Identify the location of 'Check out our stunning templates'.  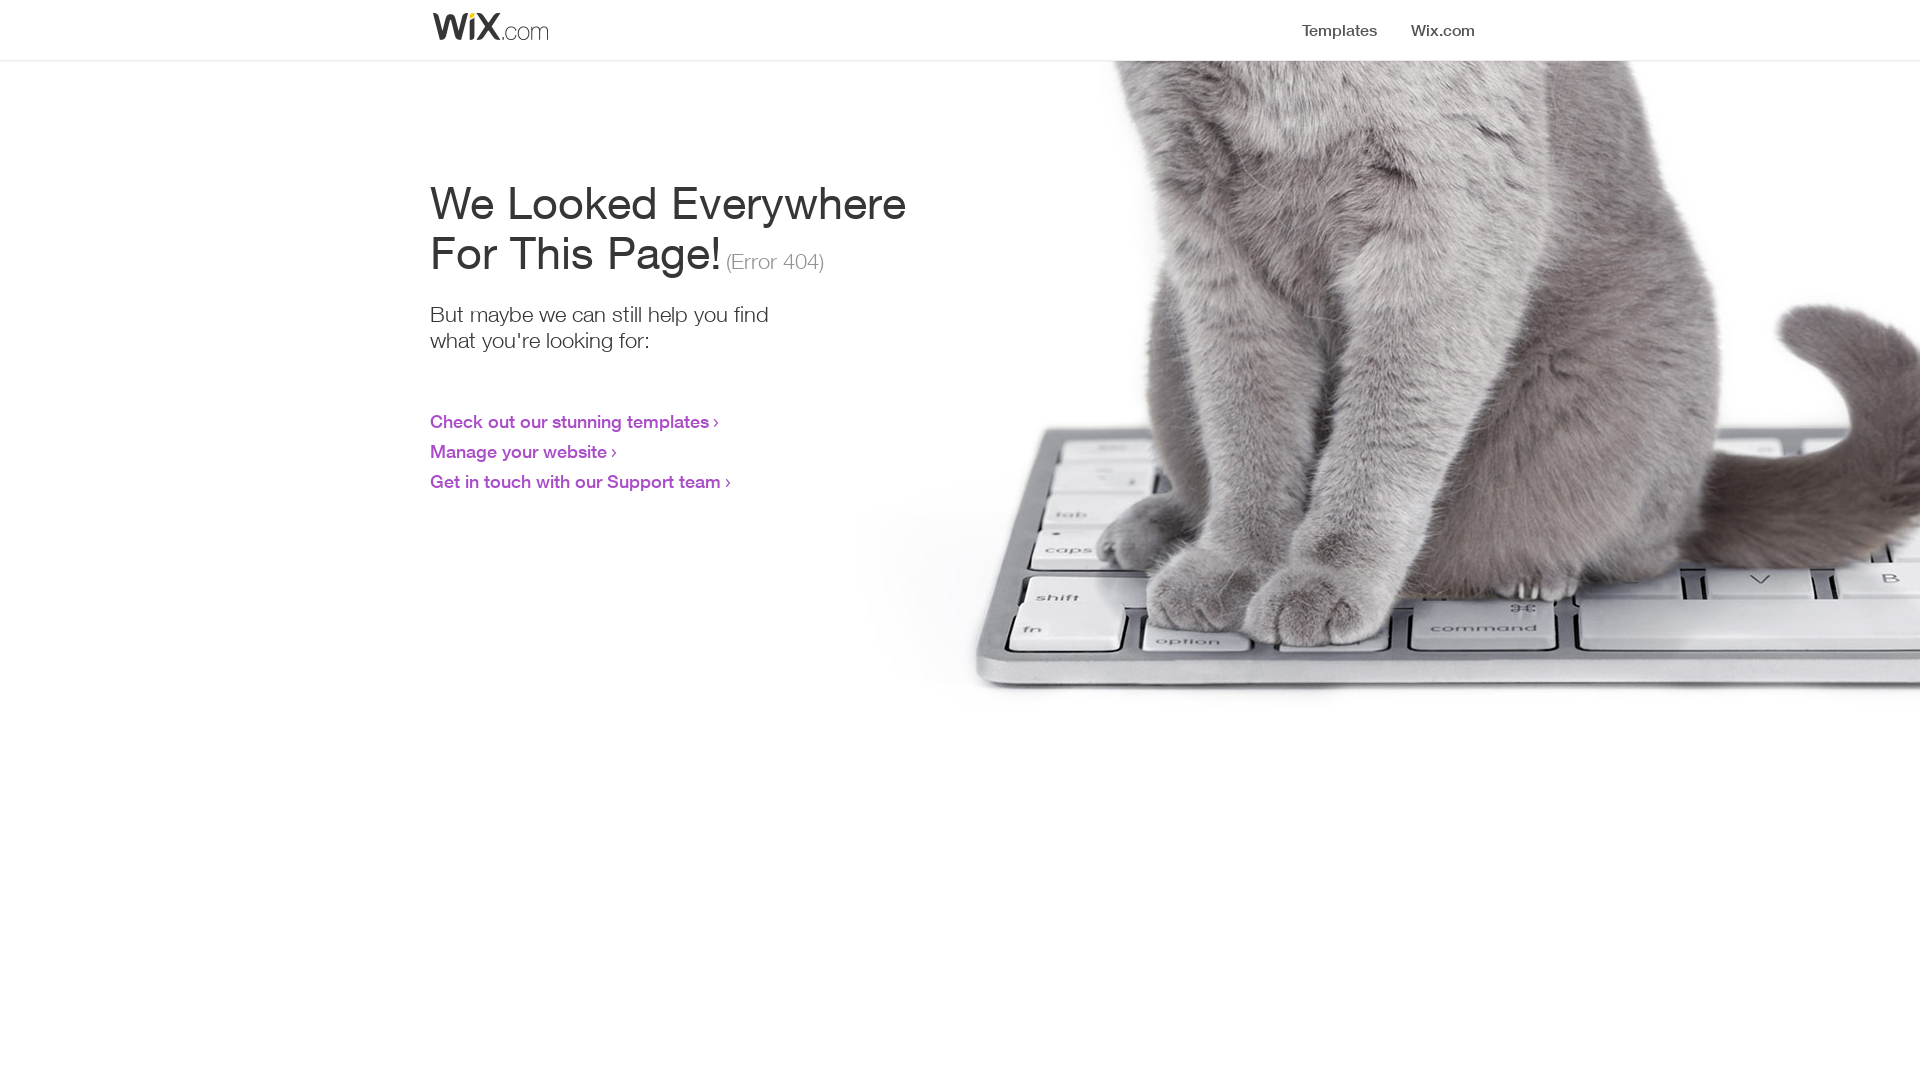
(568, 419).